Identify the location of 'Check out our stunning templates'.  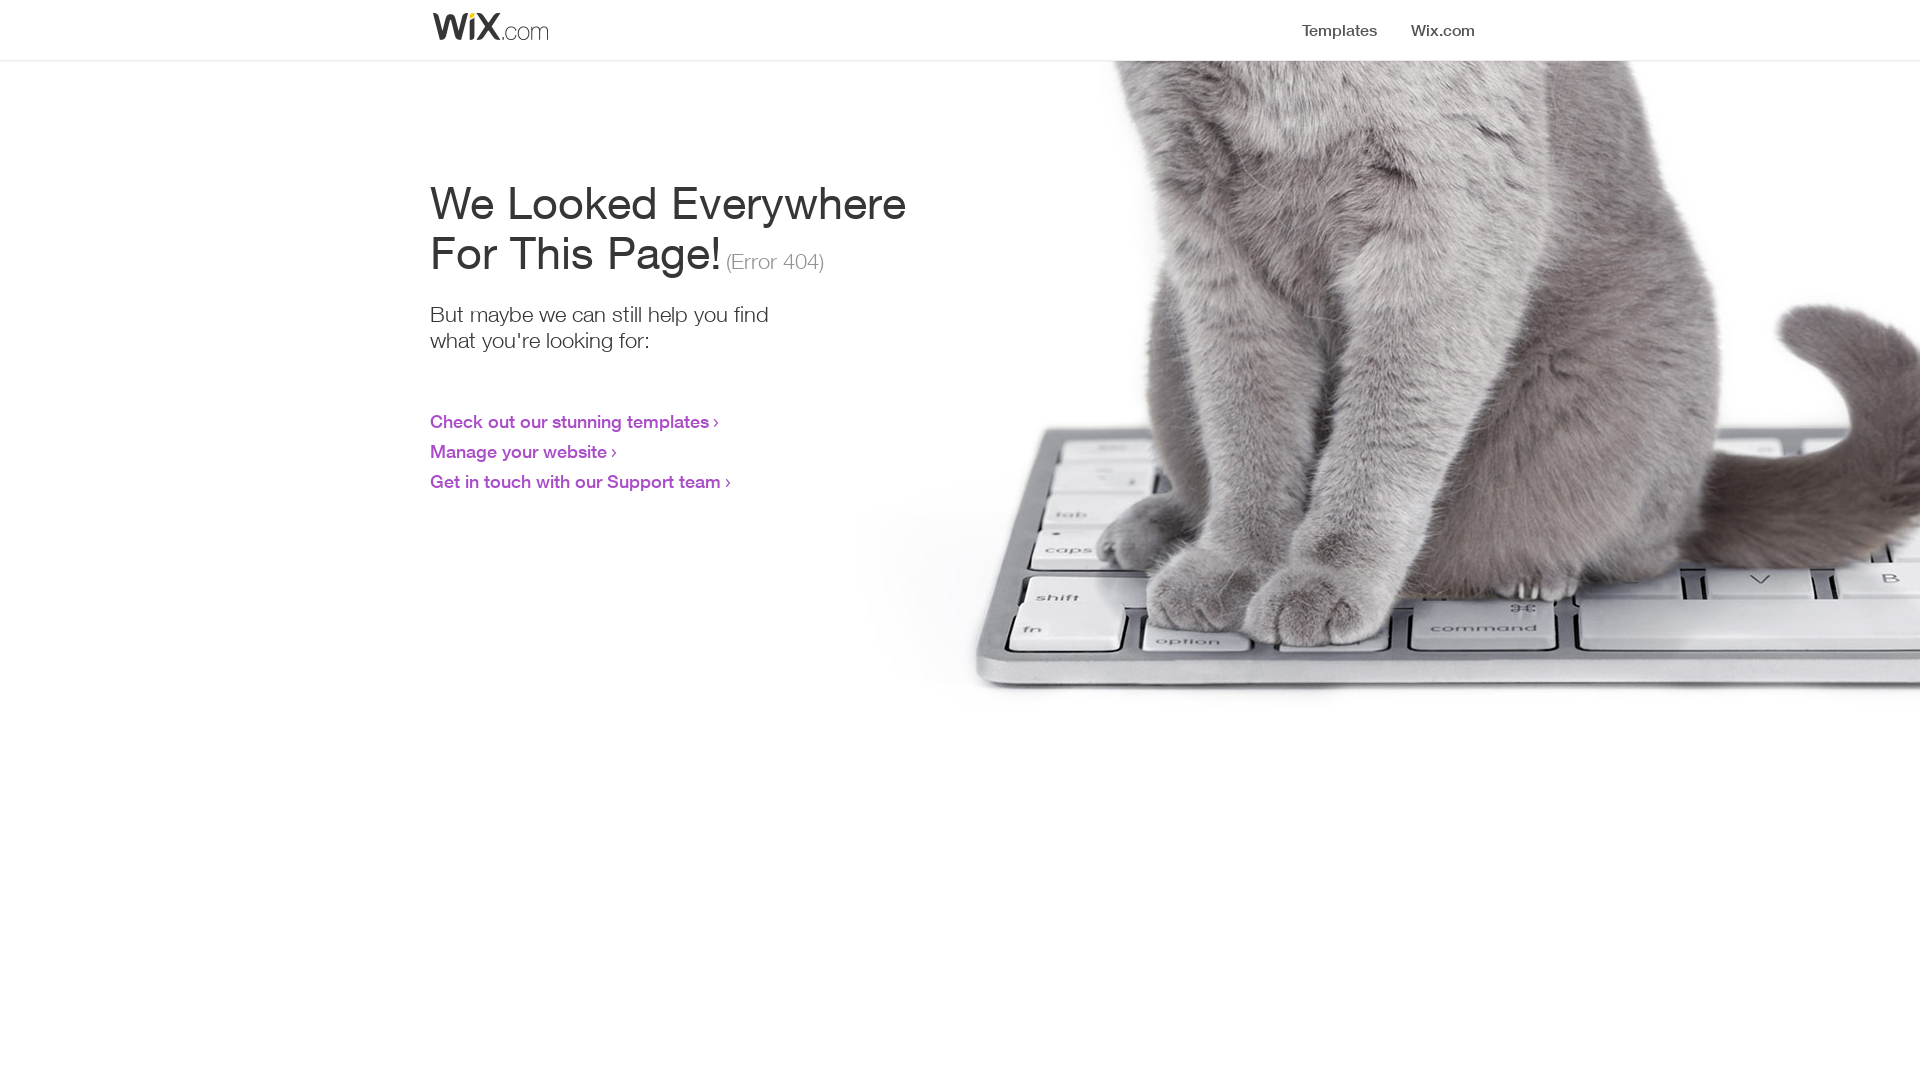
(568, 419).